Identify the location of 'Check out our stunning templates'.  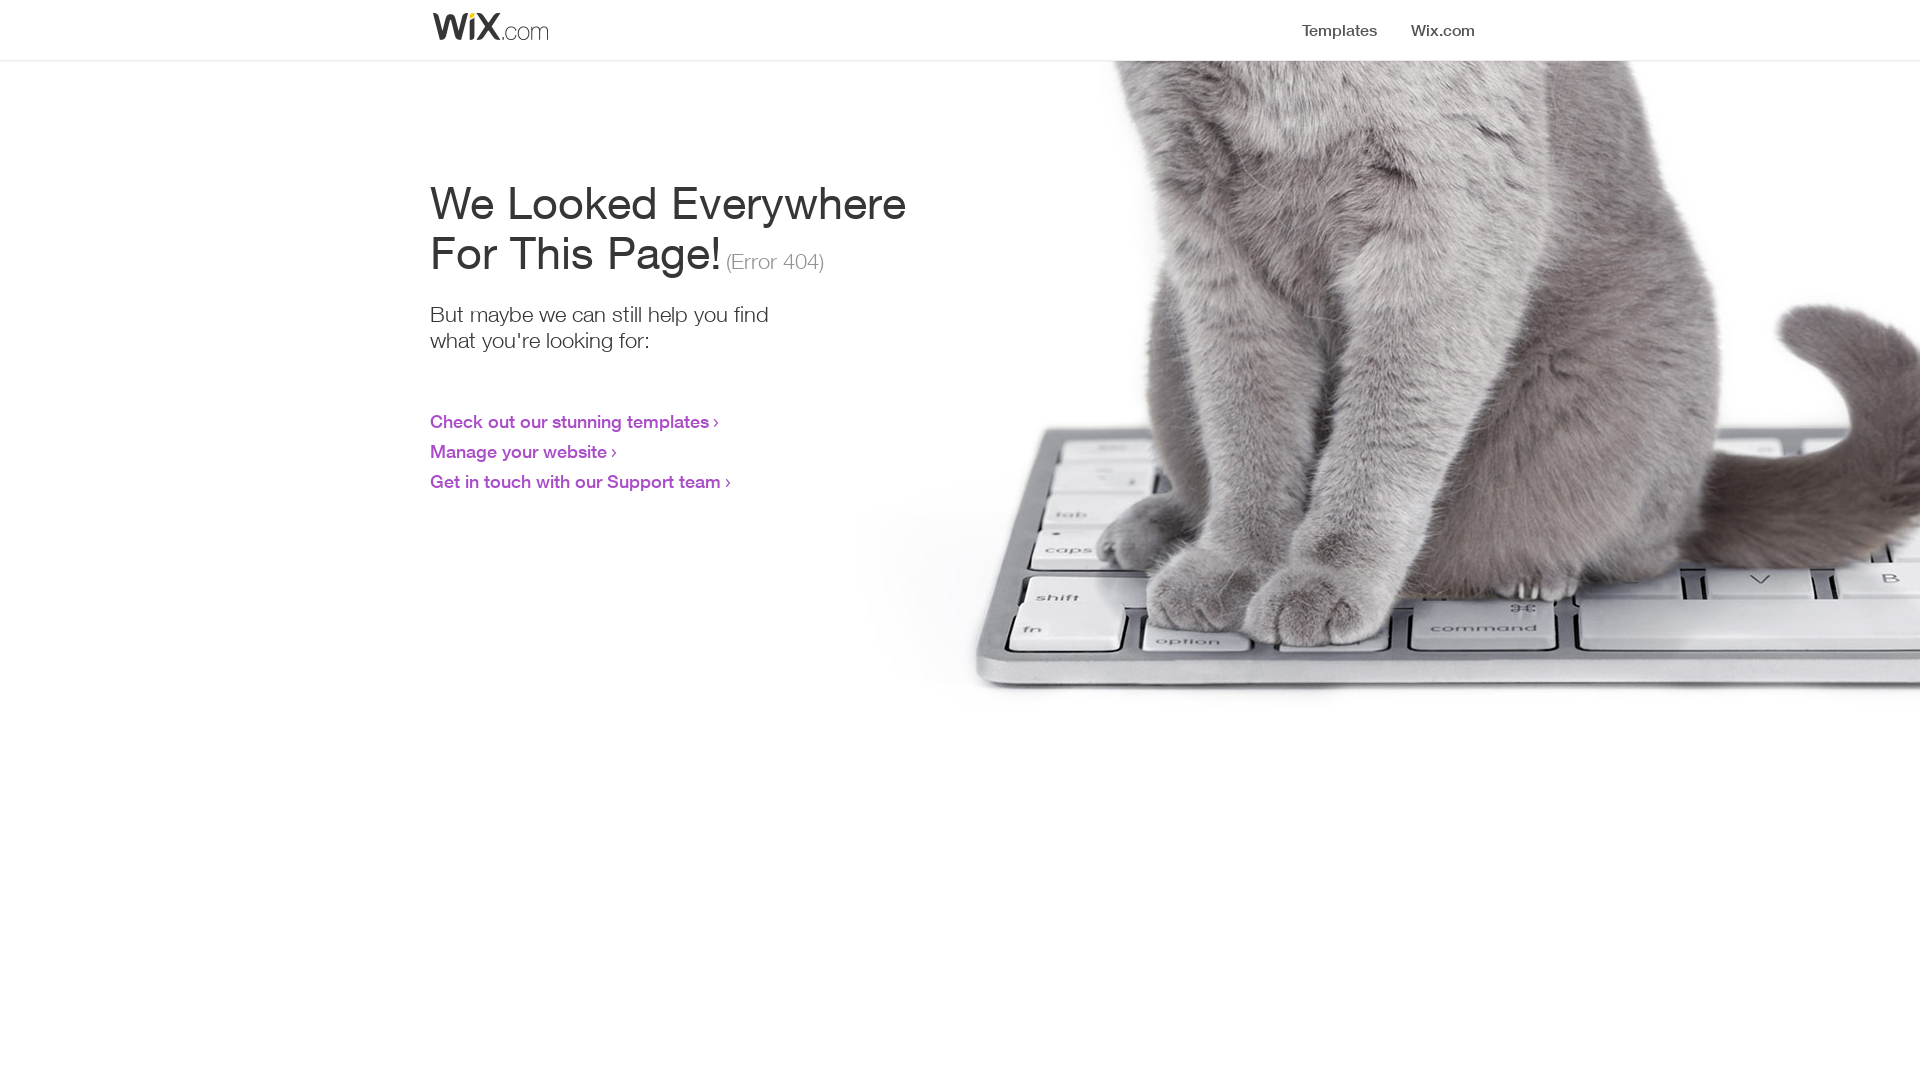
(568, 419).